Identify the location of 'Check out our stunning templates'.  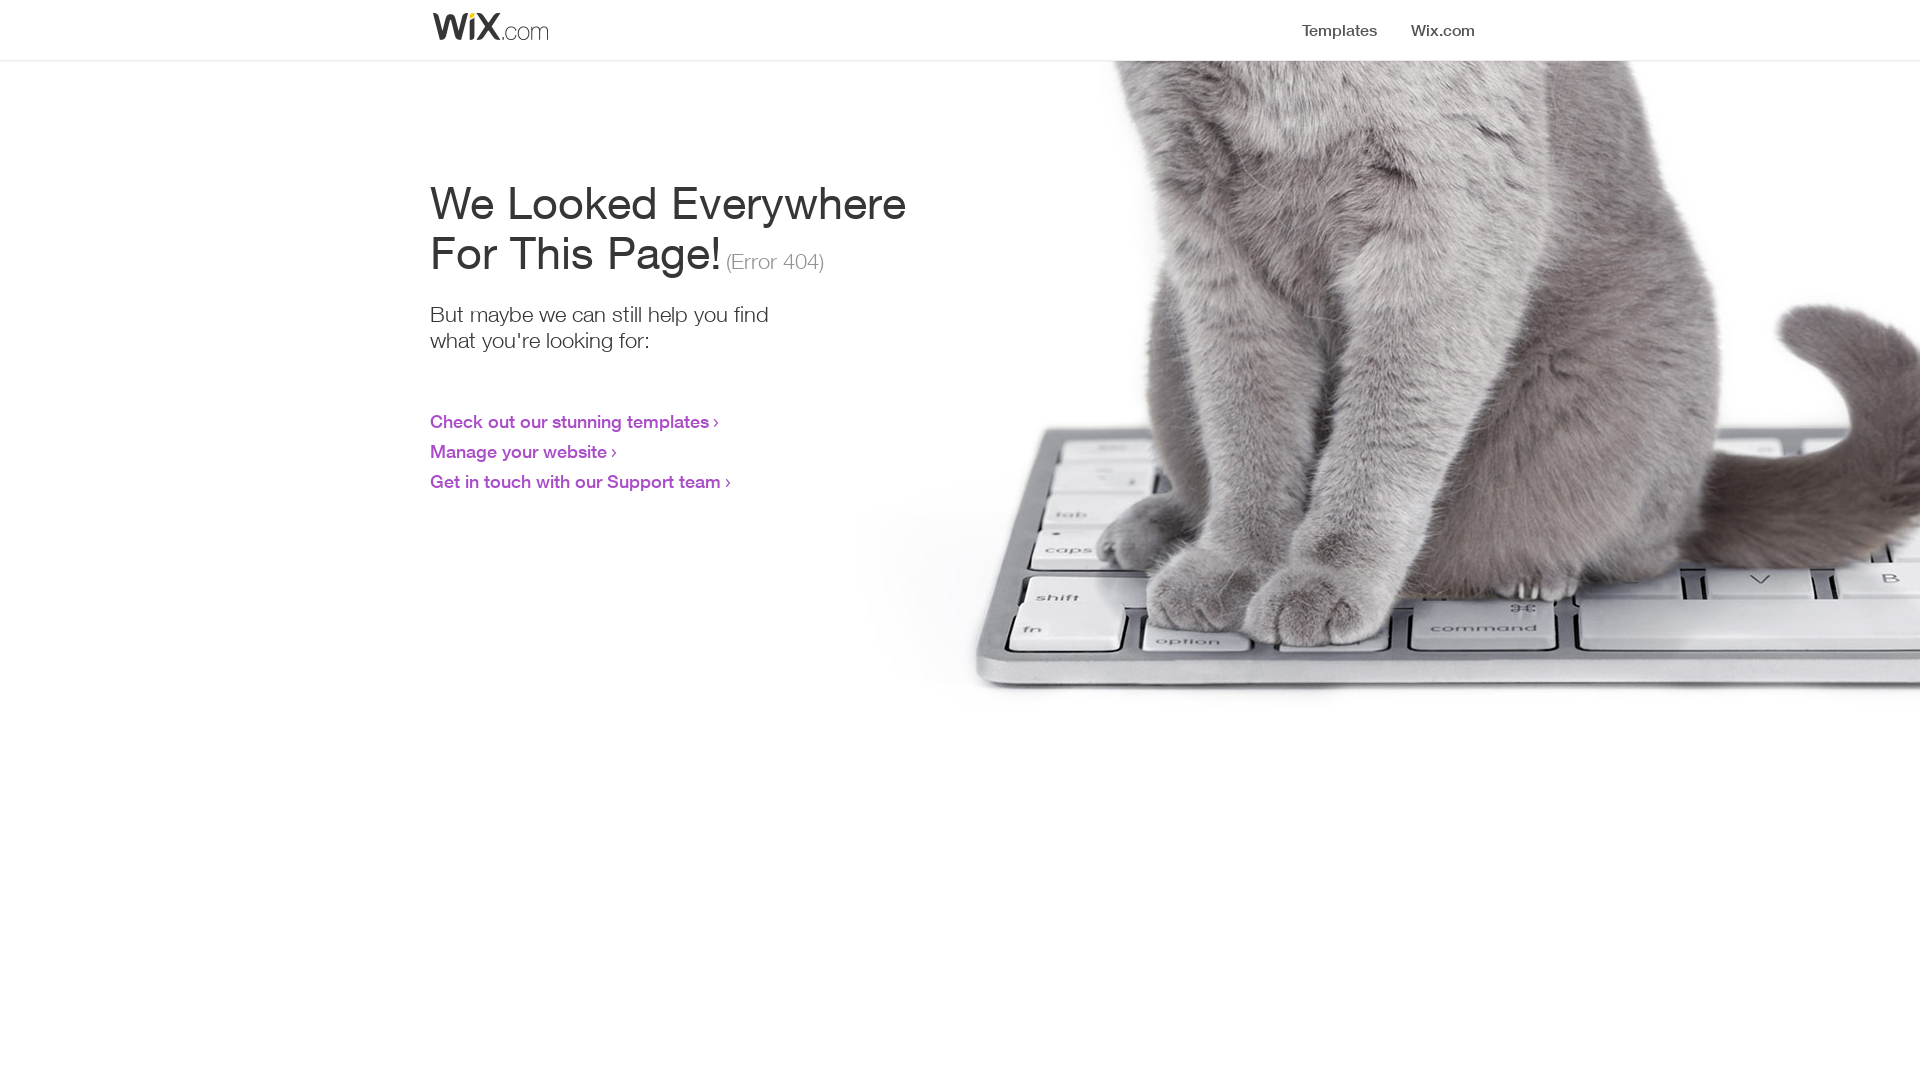
(568, 419).